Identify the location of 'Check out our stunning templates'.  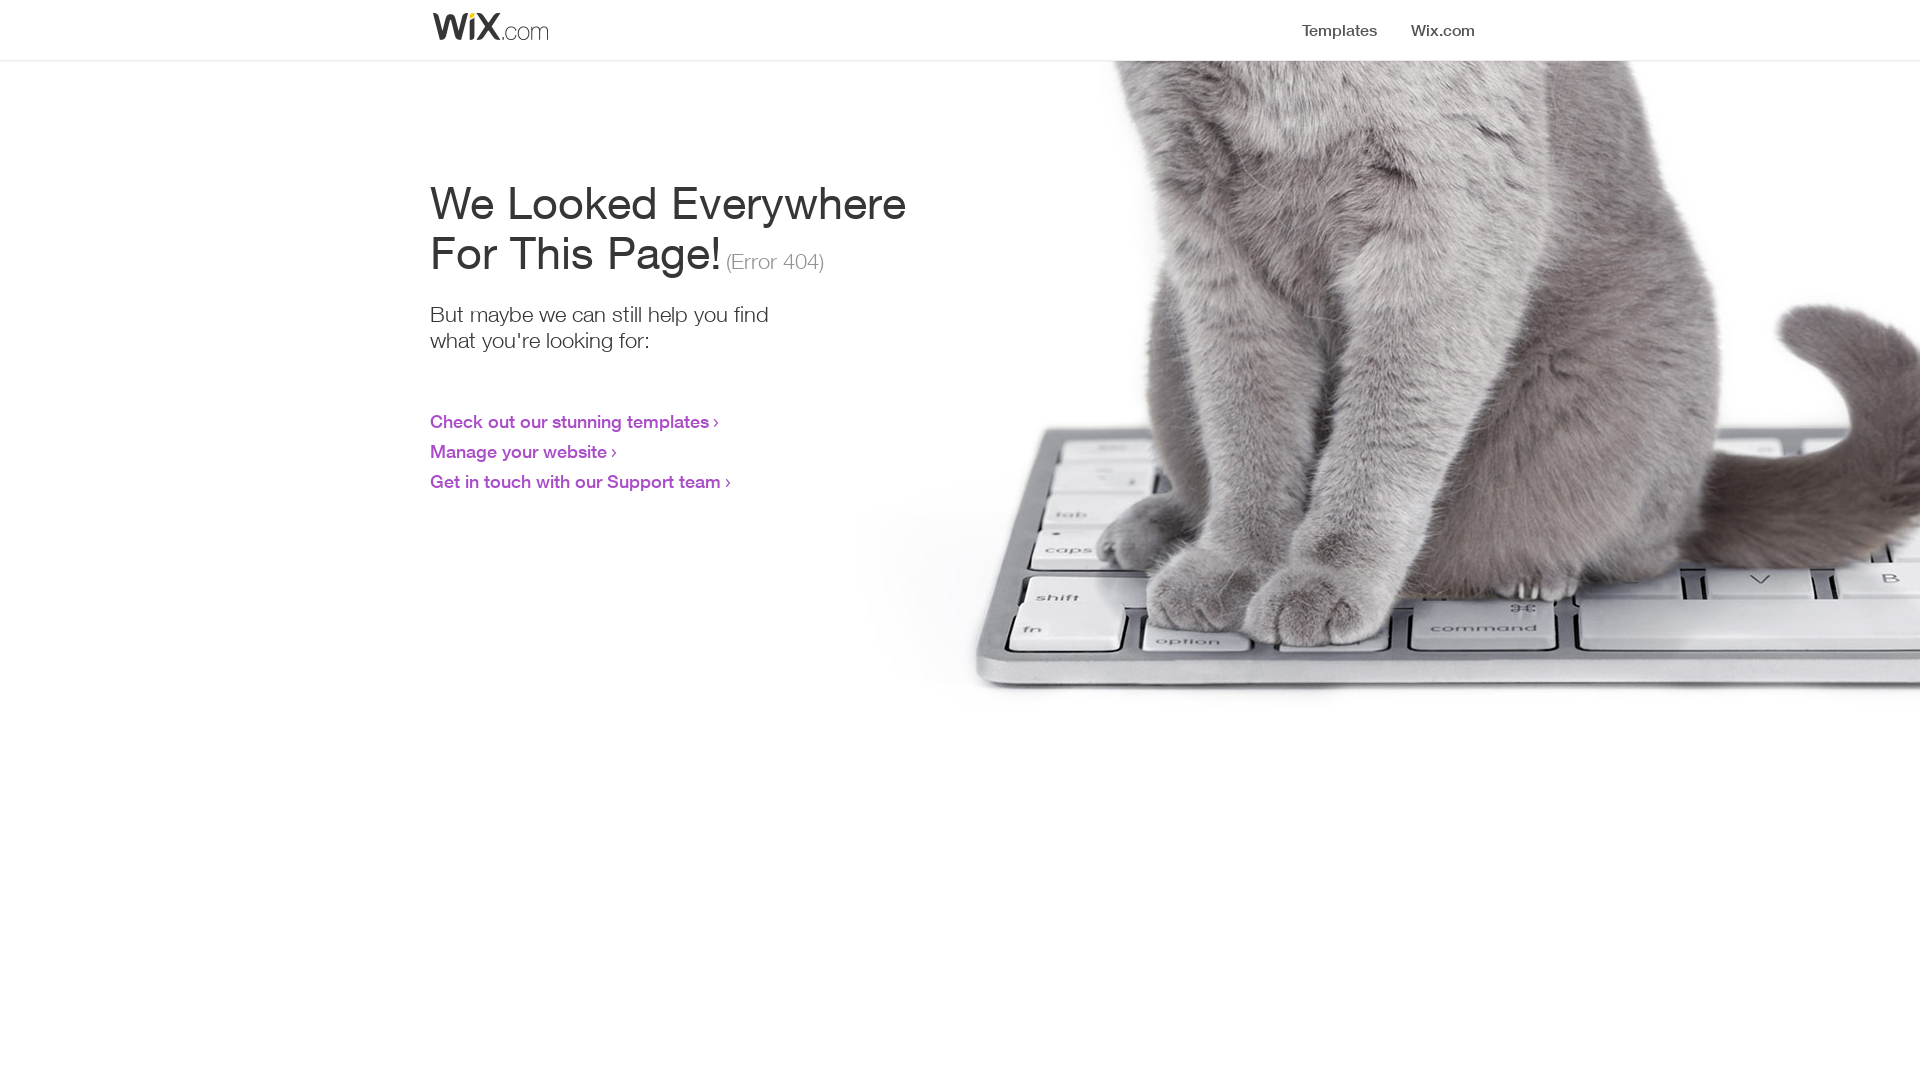
(568, 419).